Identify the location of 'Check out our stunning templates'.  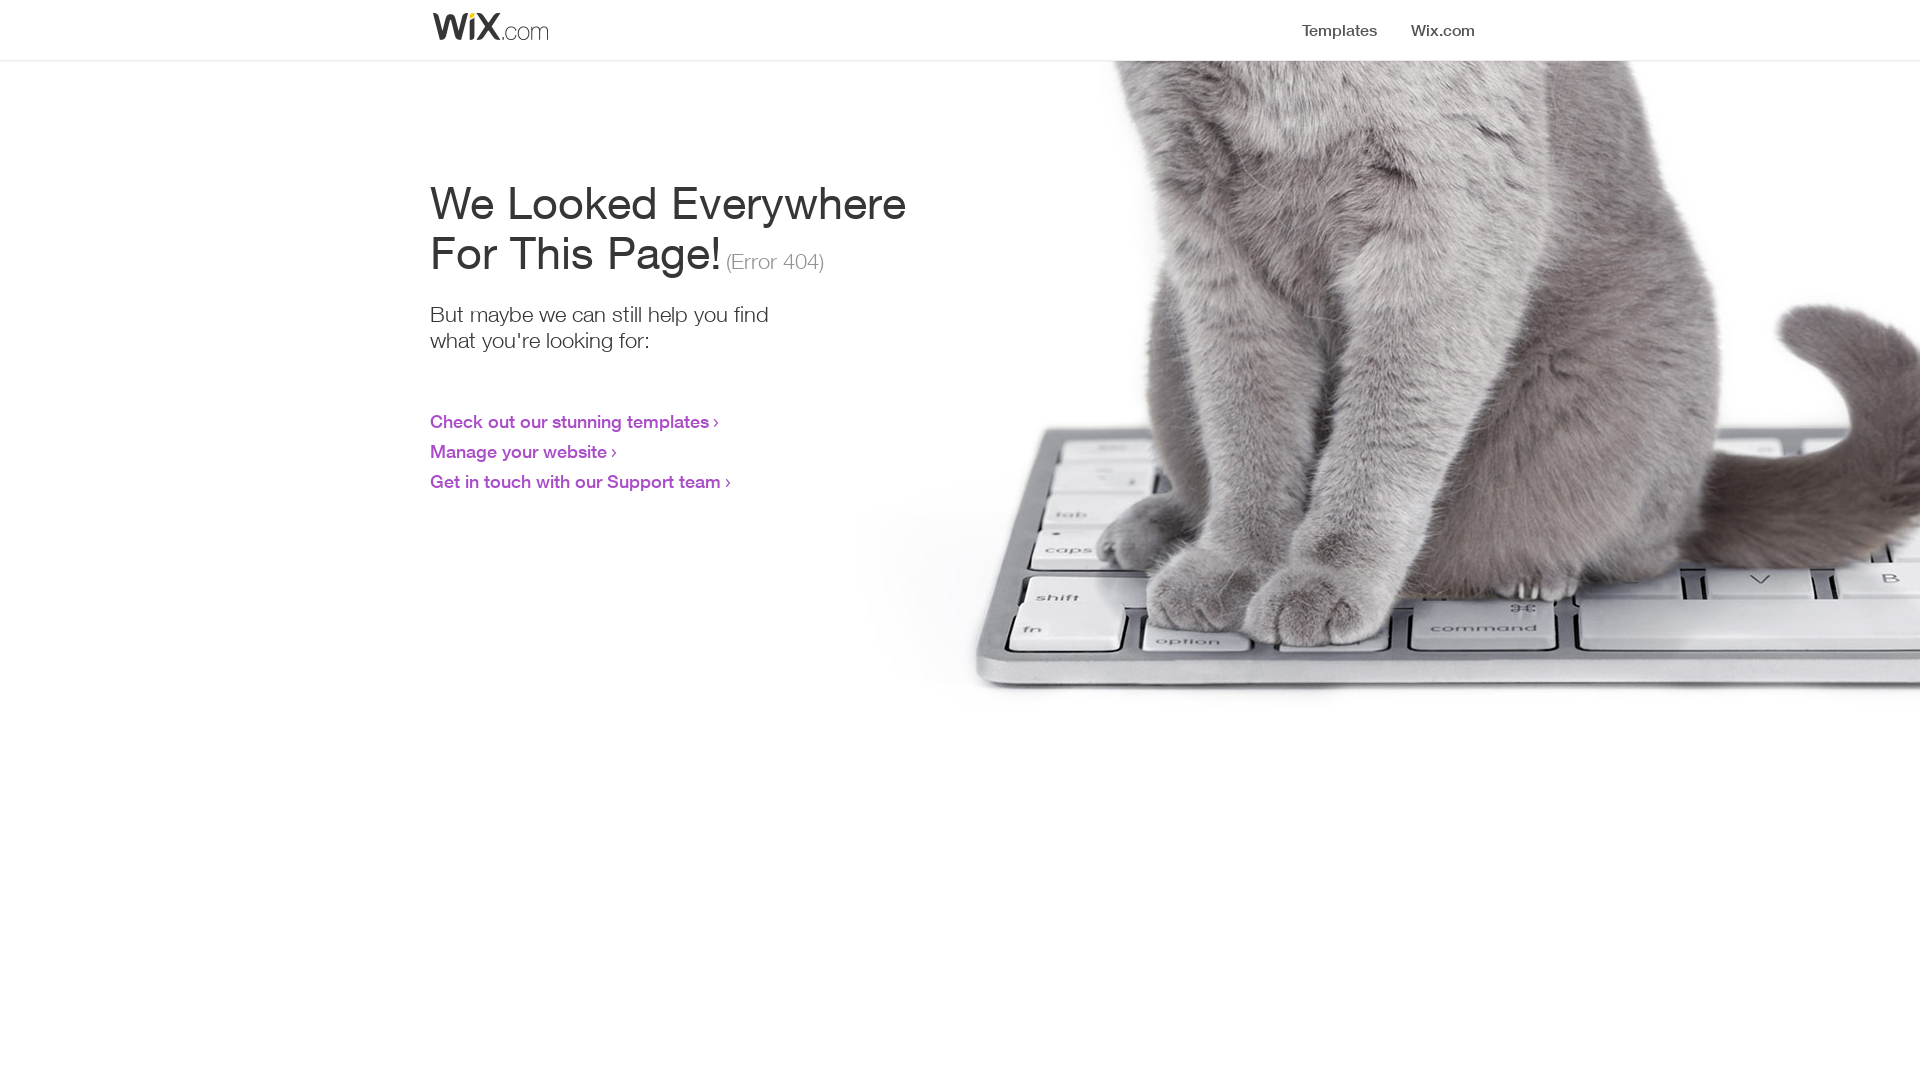
(568, 419).